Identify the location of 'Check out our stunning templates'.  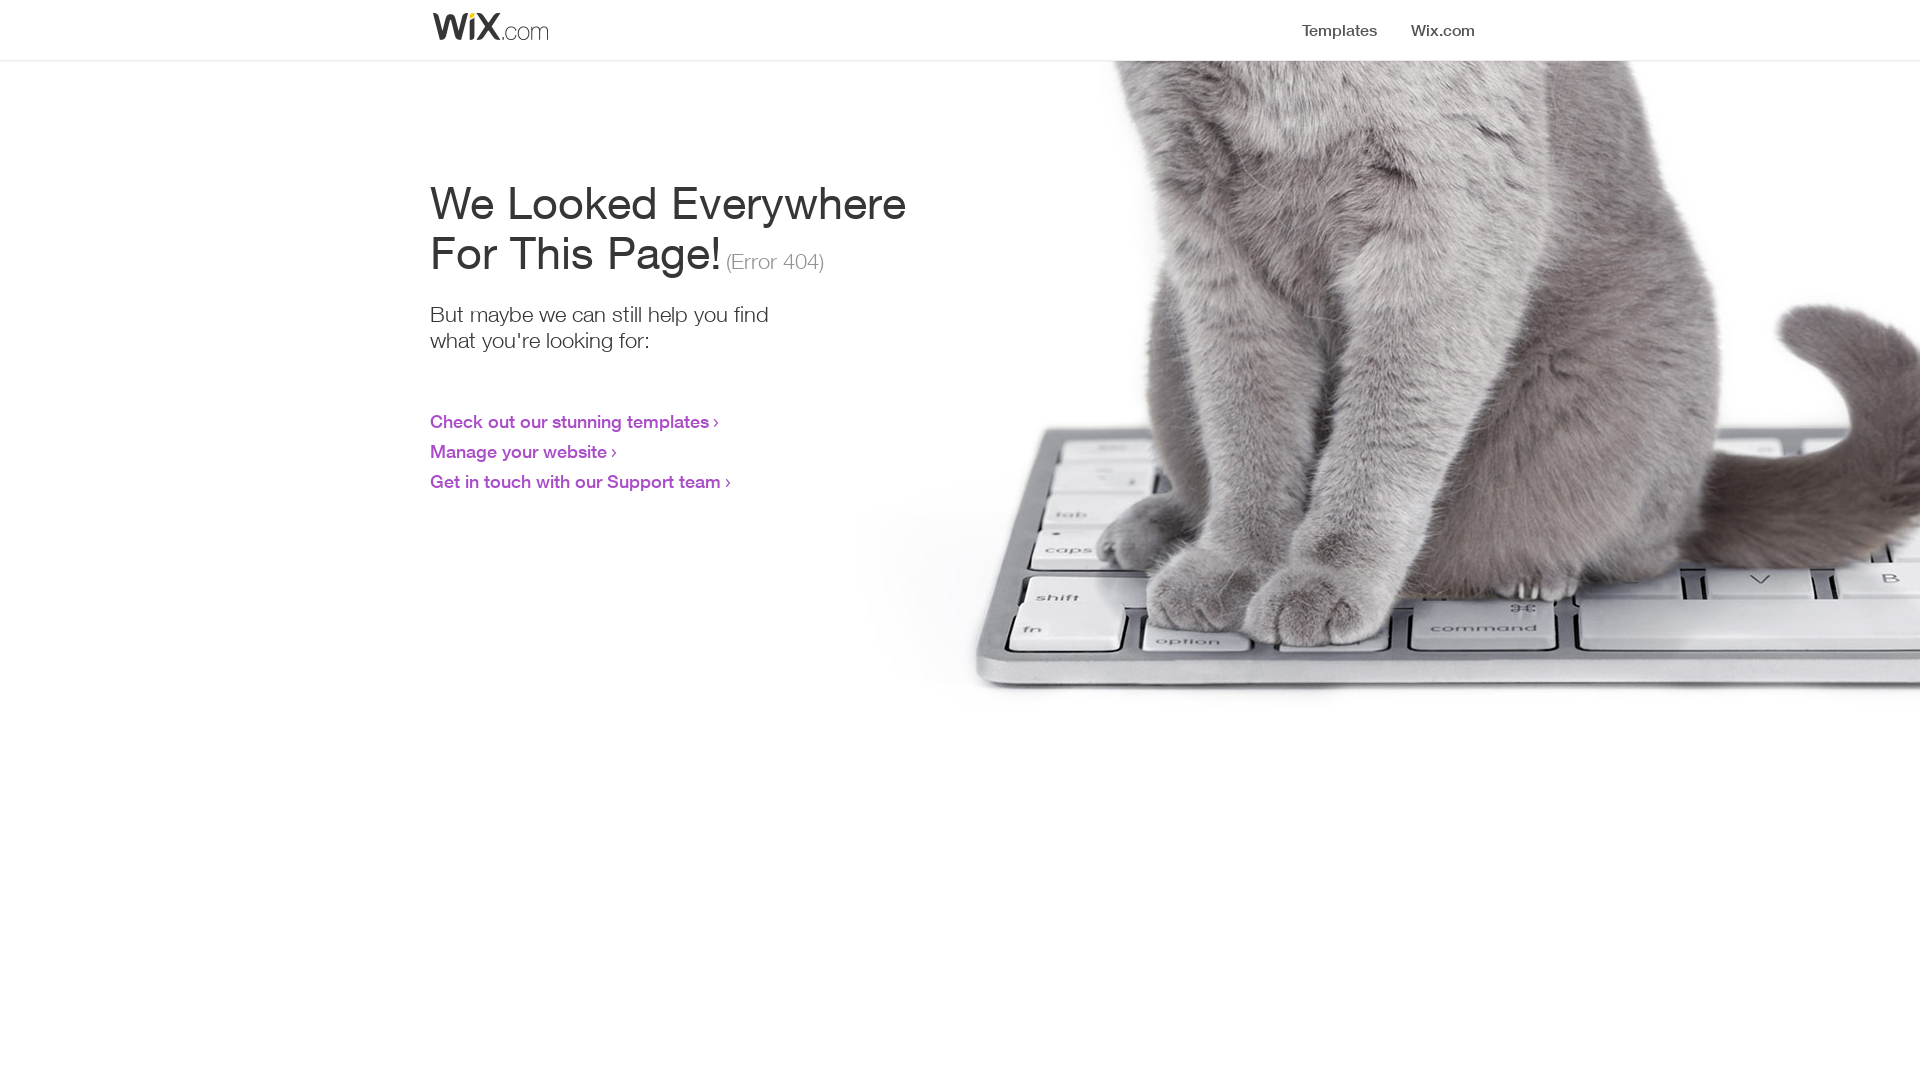
(568, 419).